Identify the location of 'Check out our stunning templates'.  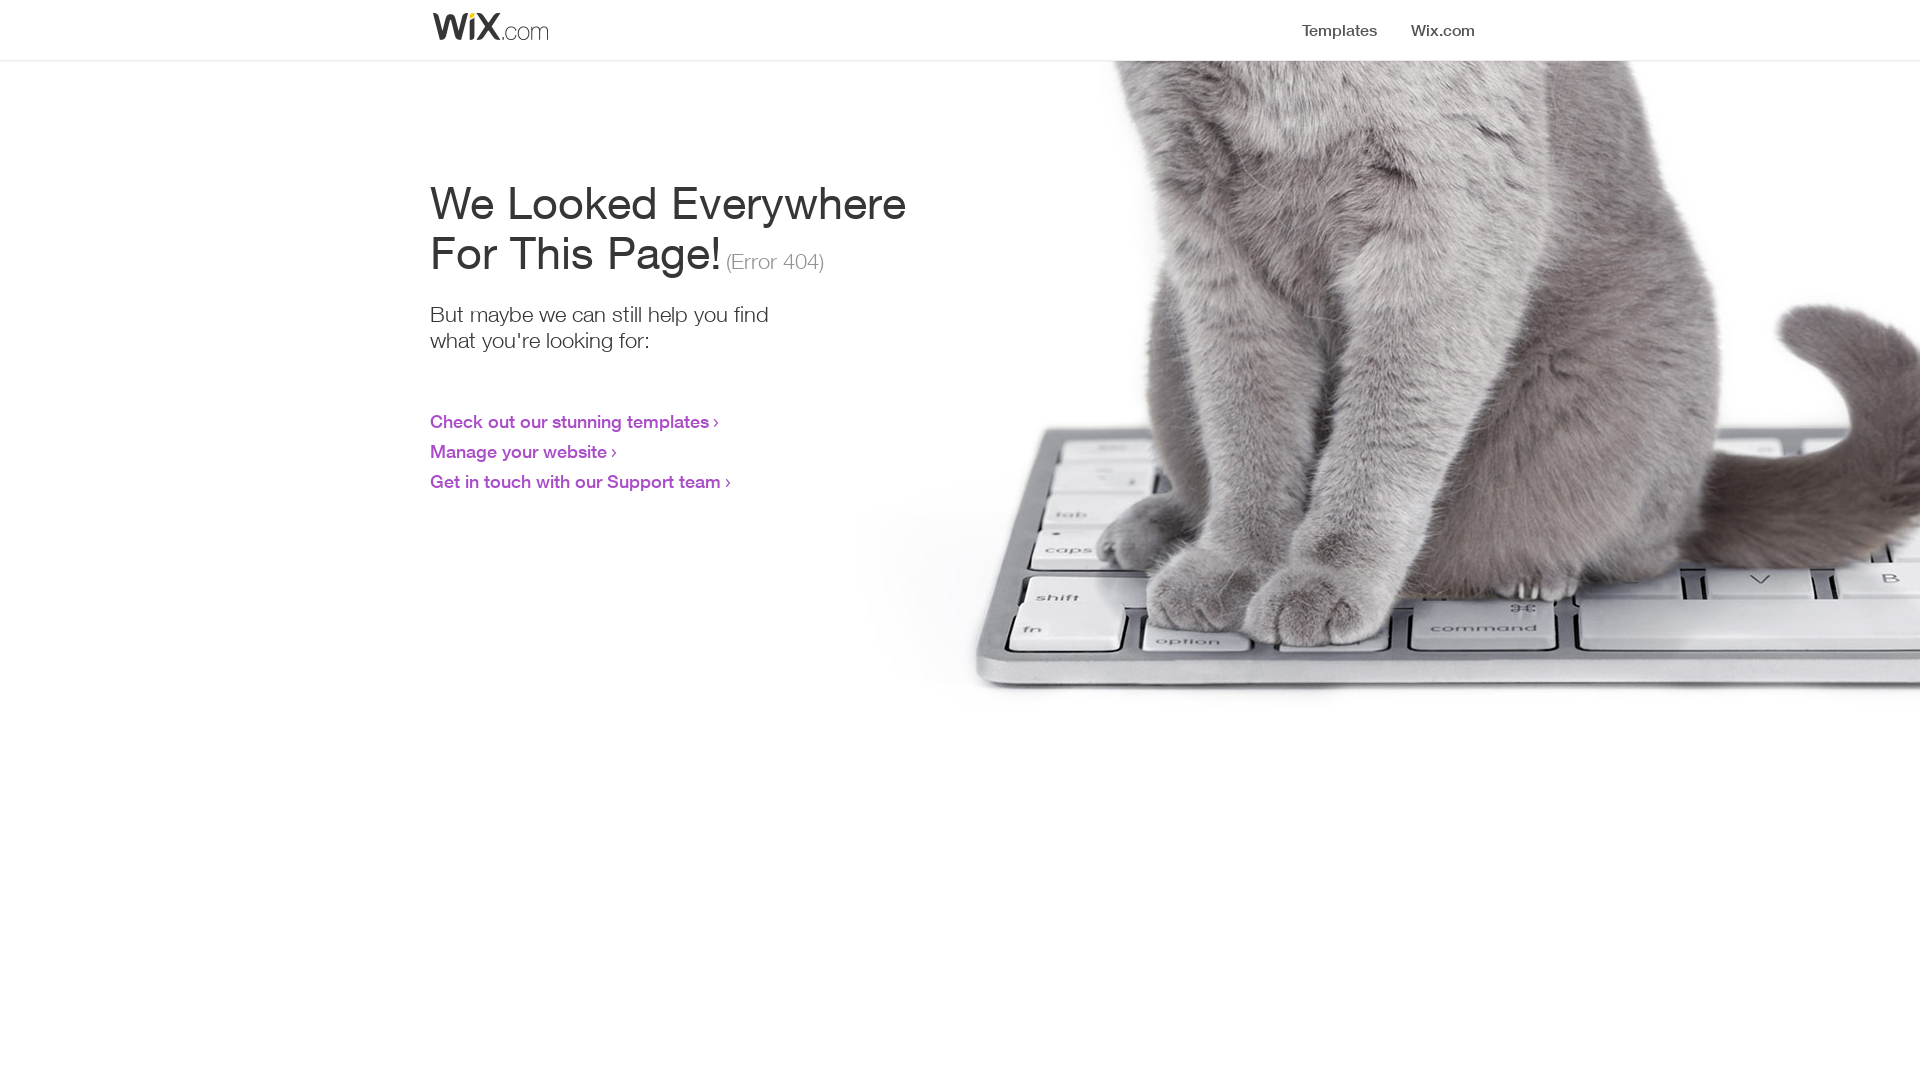
(568, 419).